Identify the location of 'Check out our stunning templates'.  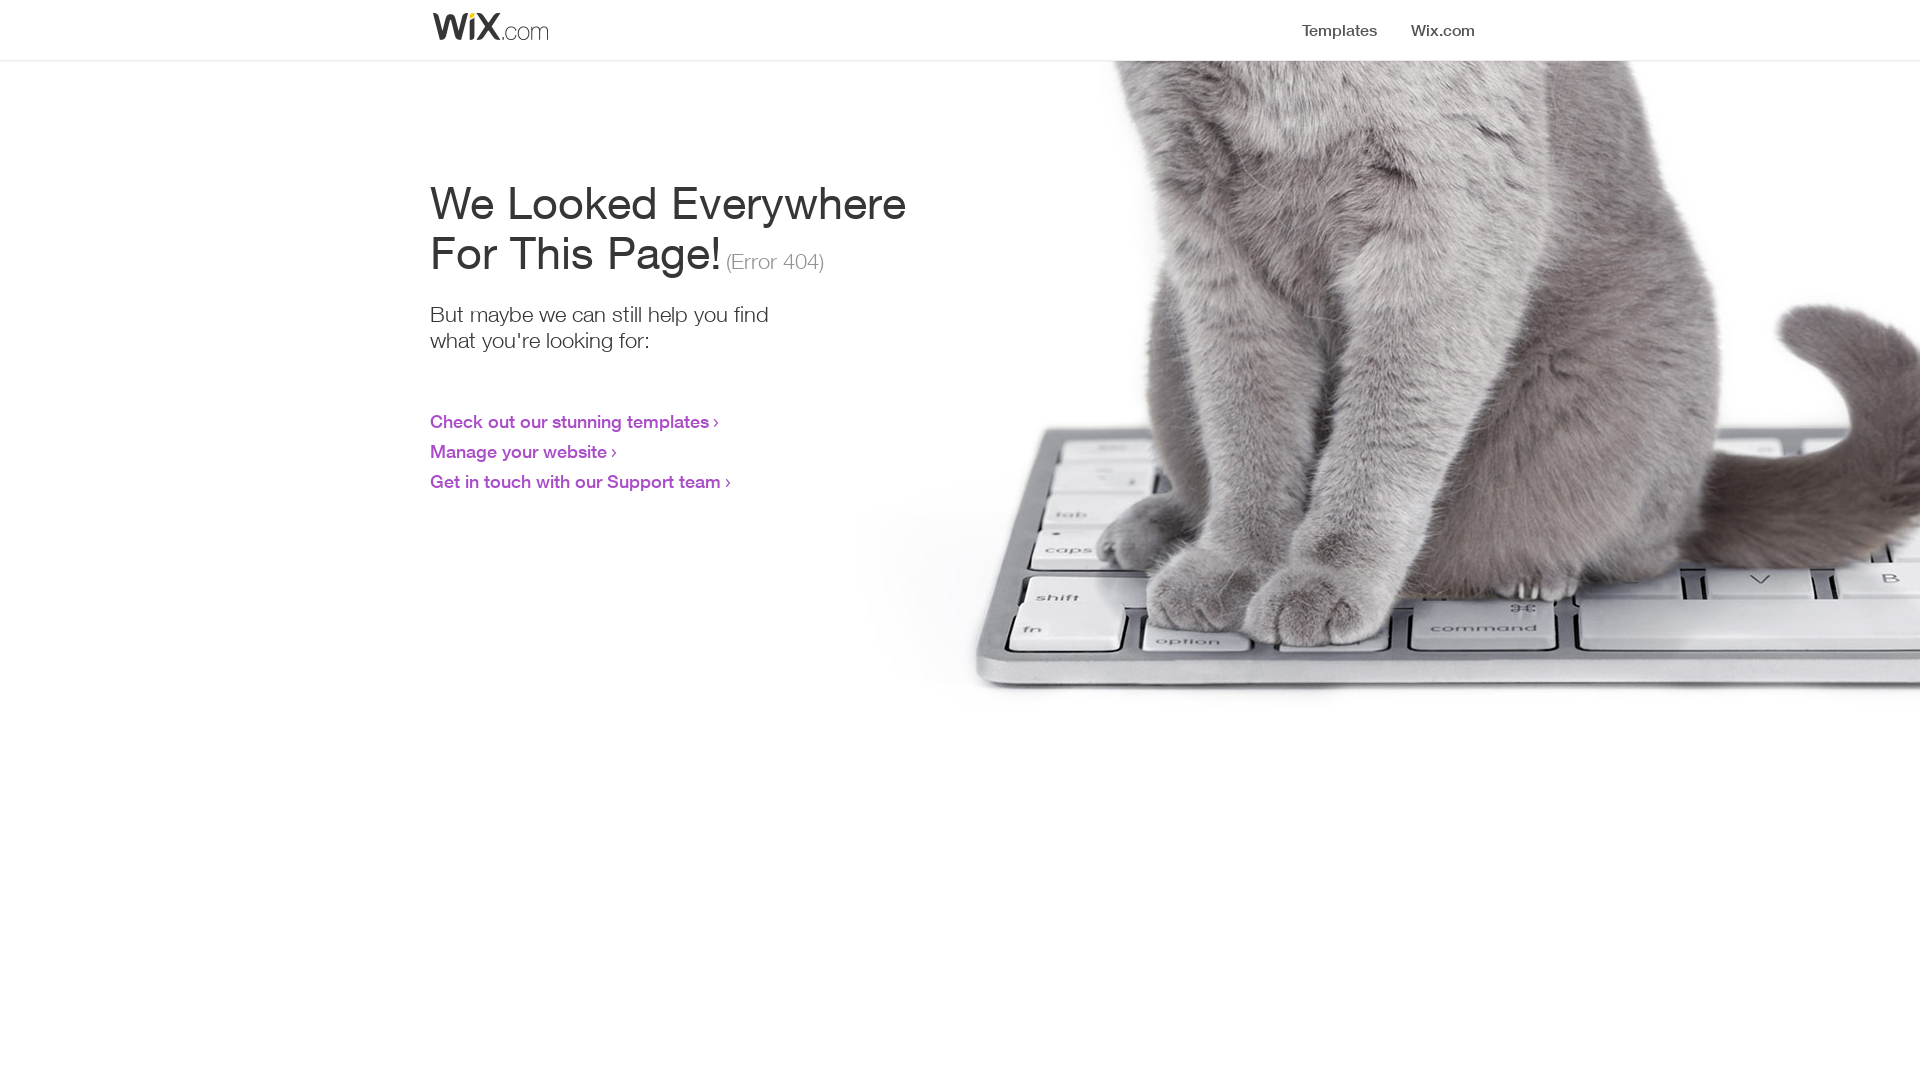
(568, 419).